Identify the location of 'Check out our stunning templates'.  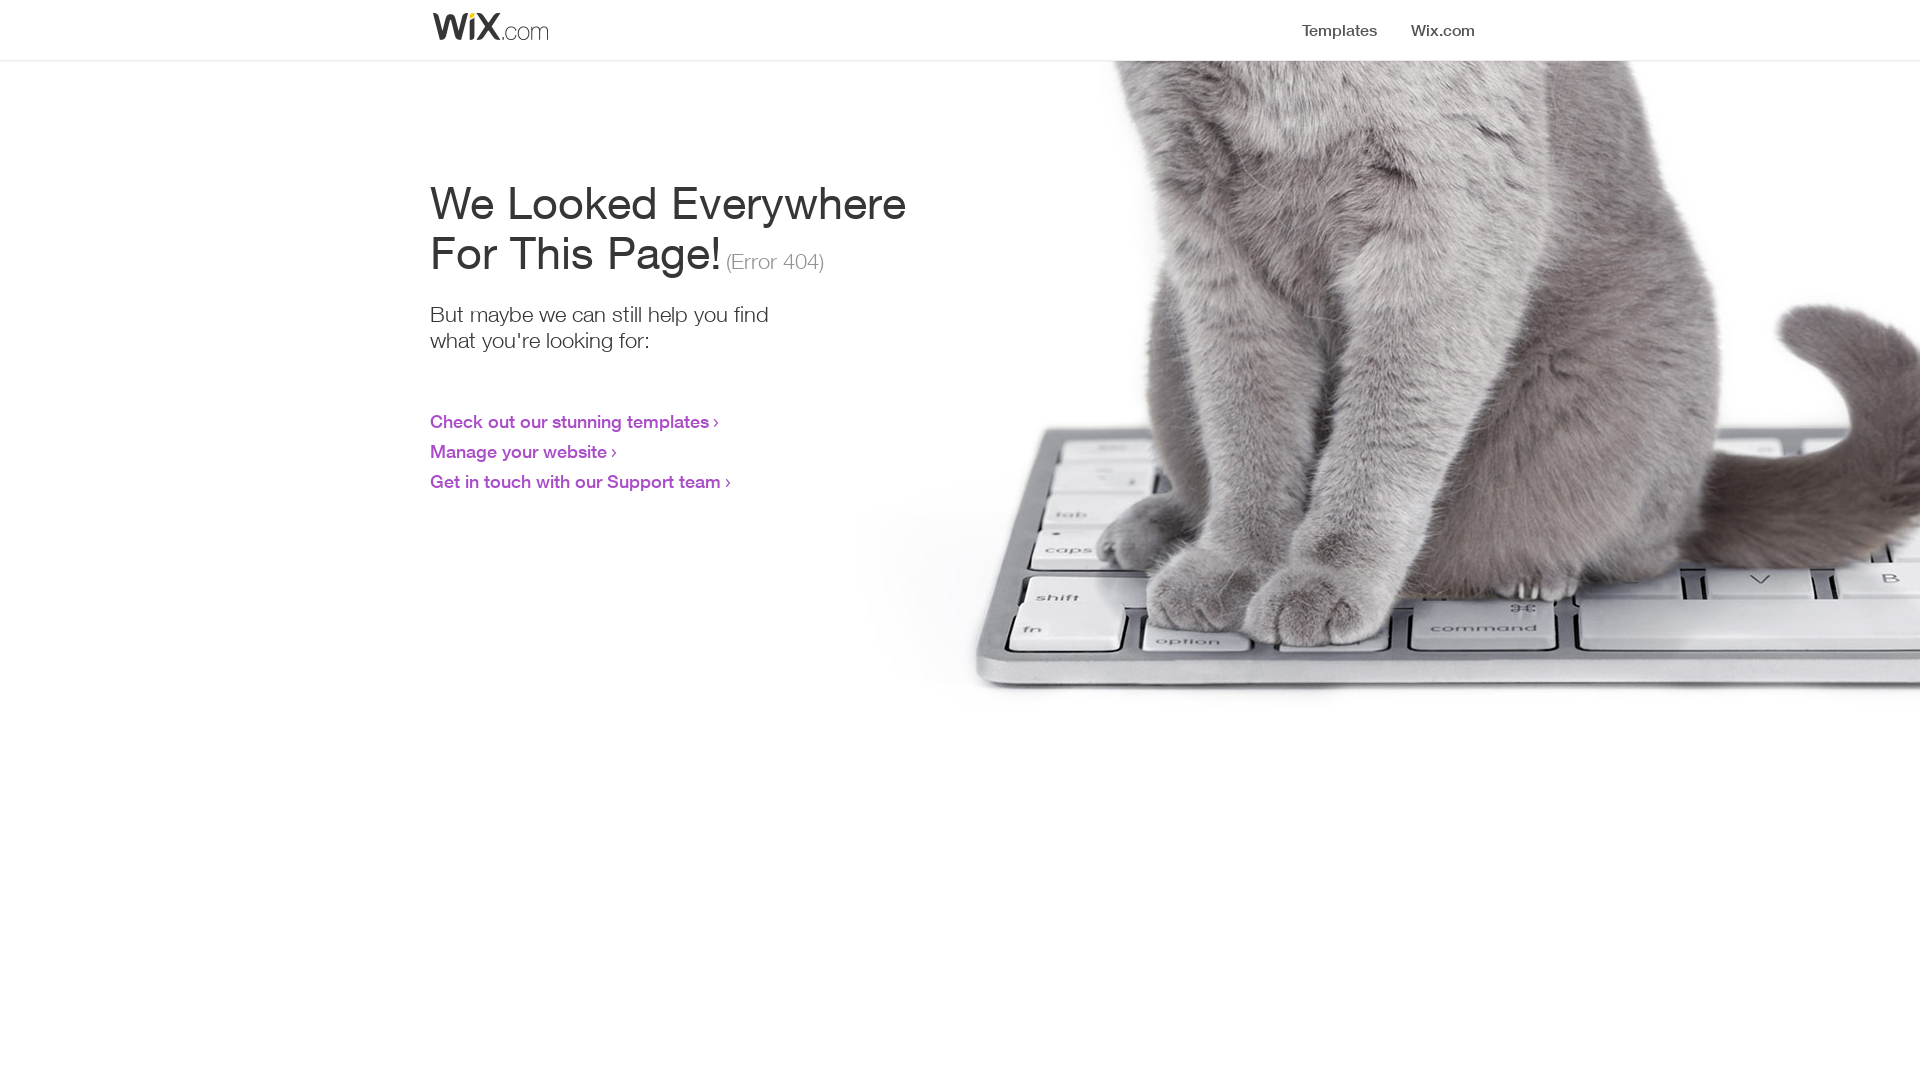
(568, 419).